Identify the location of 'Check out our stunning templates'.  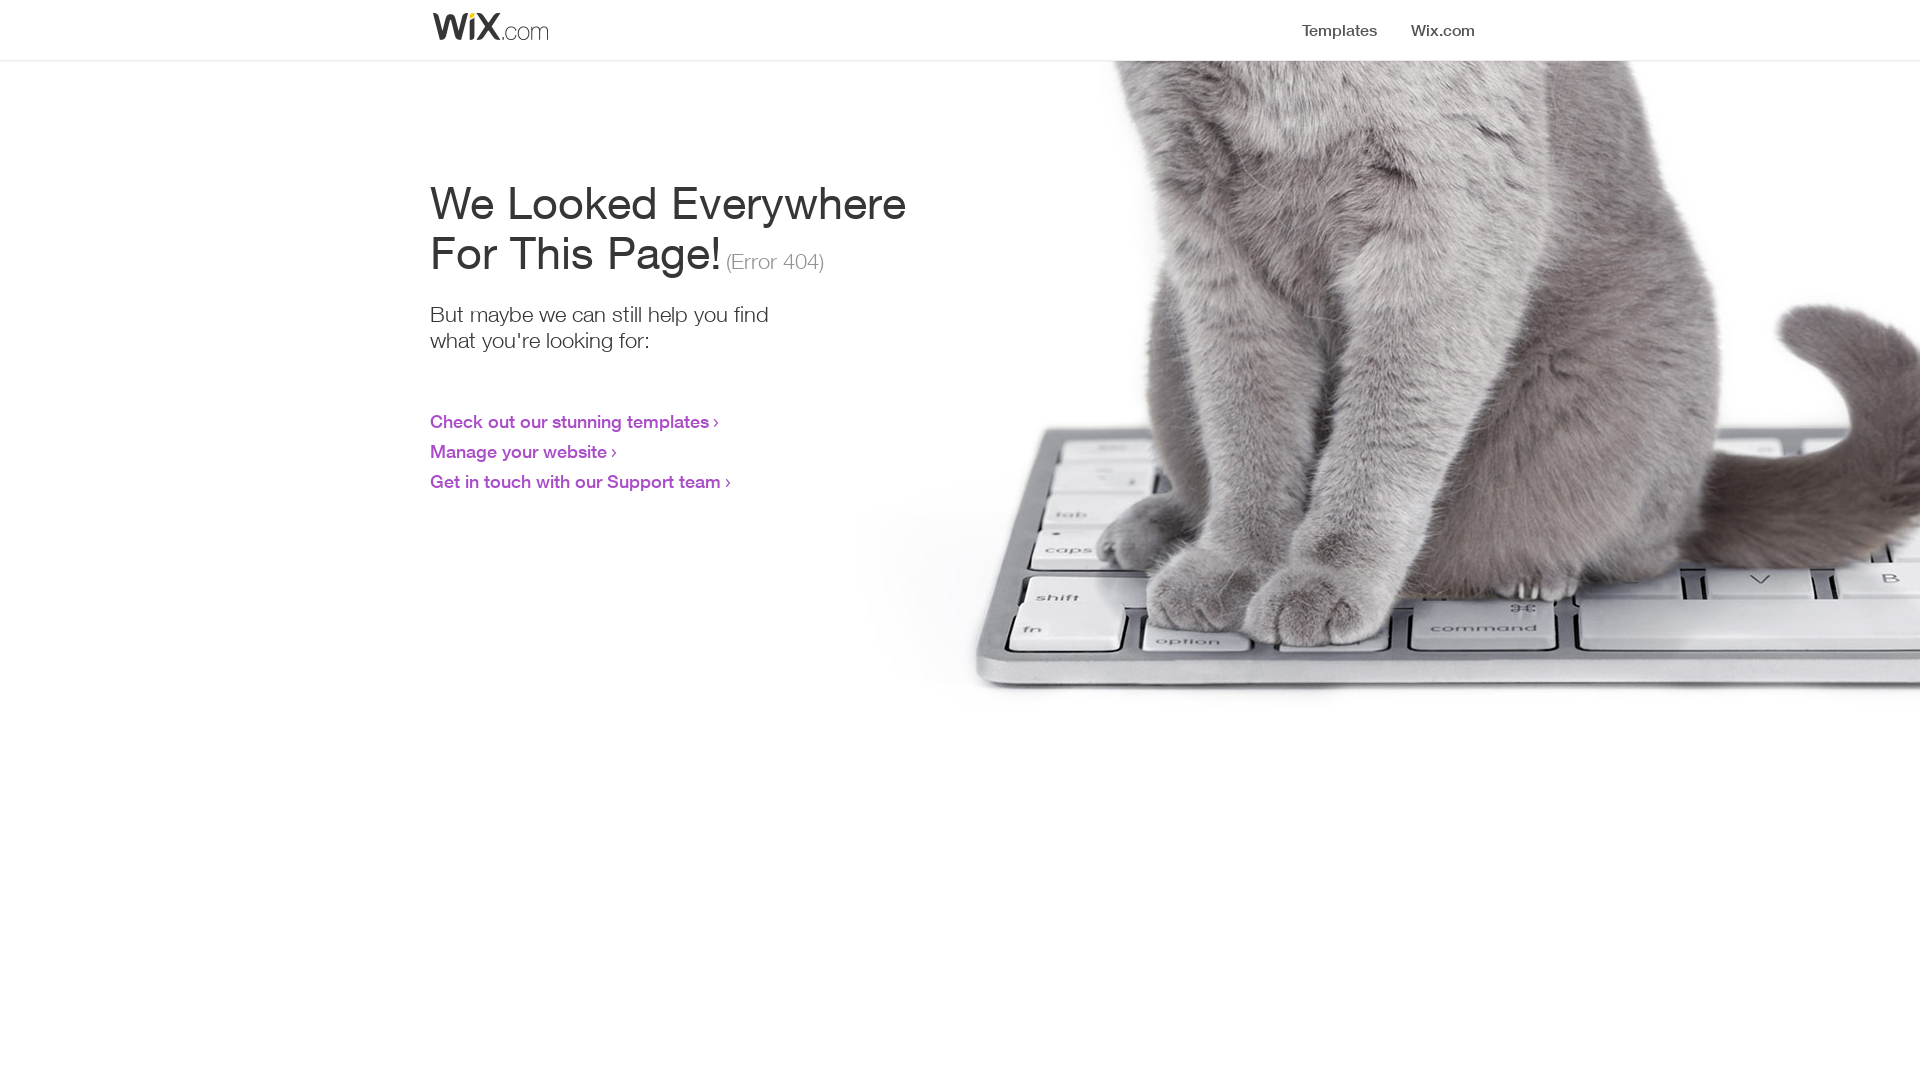
(568, 419).